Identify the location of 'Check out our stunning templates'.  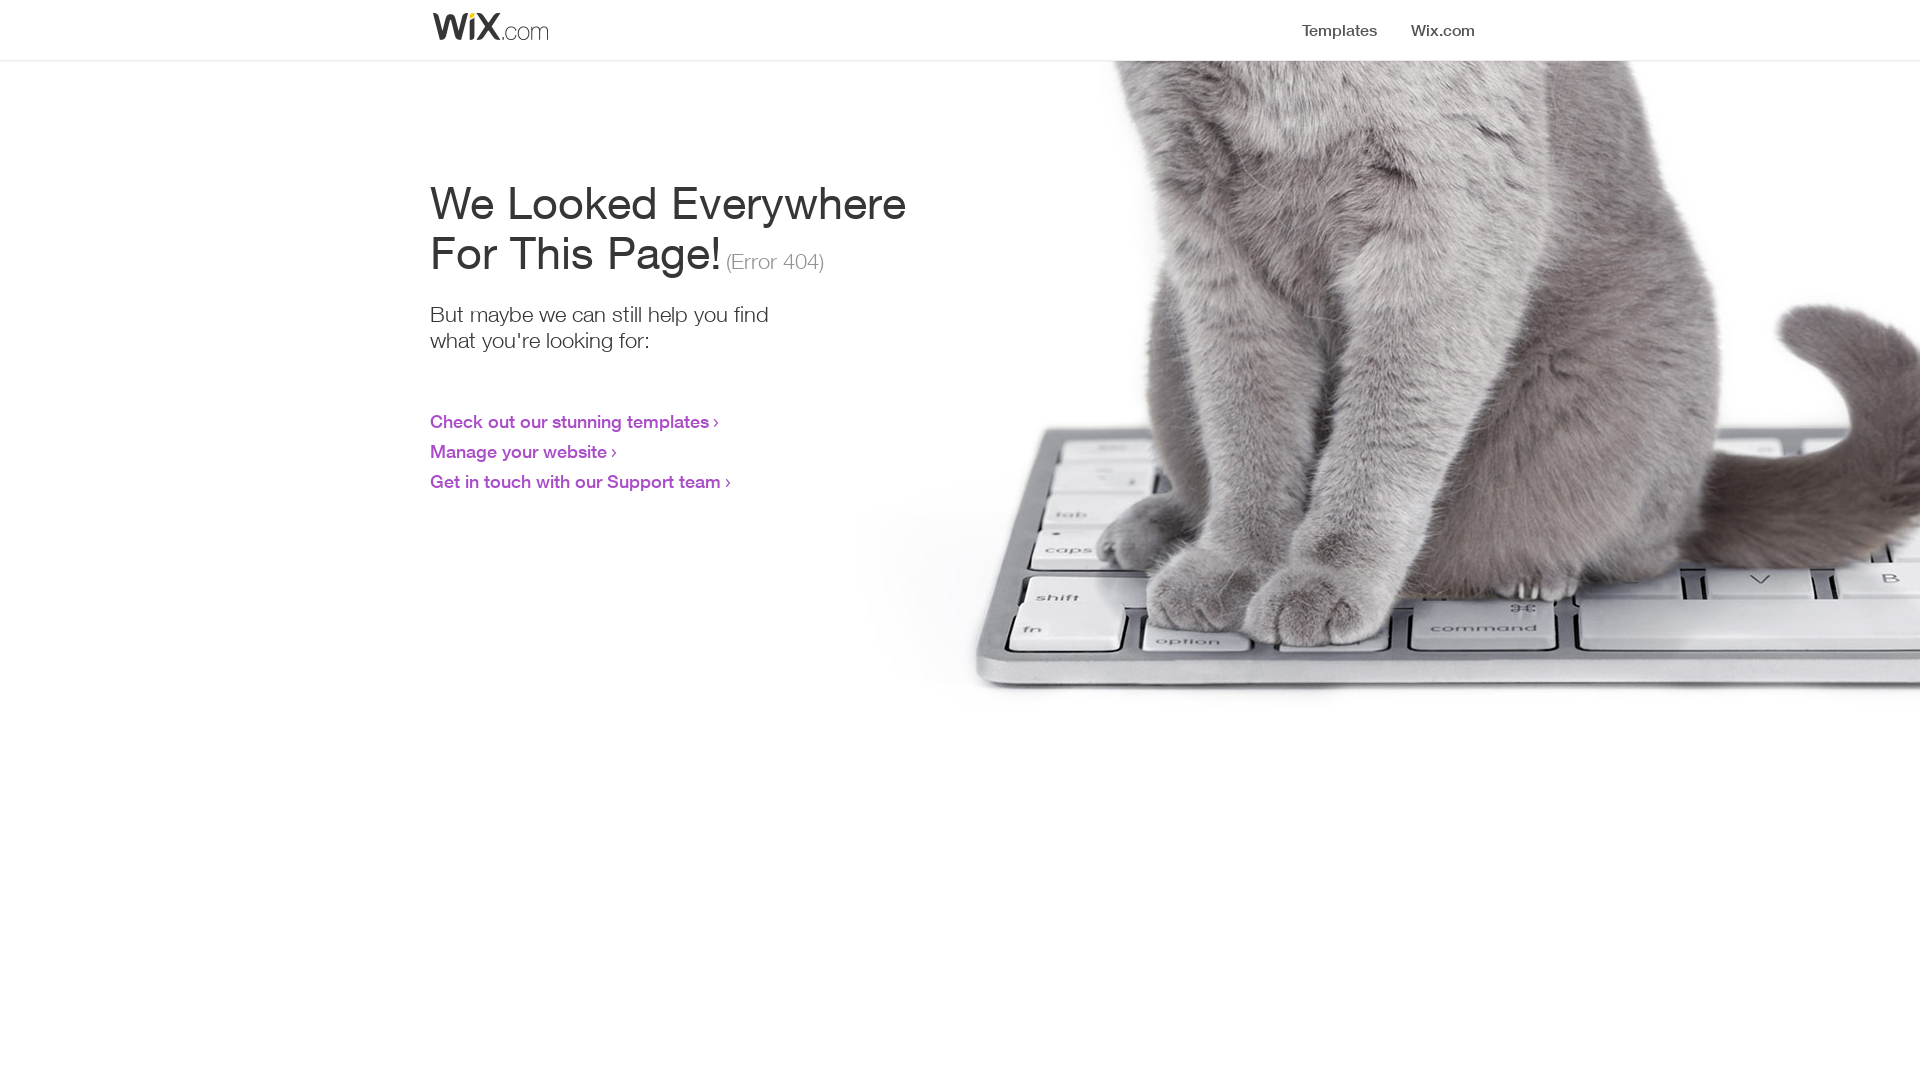
(568, 419).